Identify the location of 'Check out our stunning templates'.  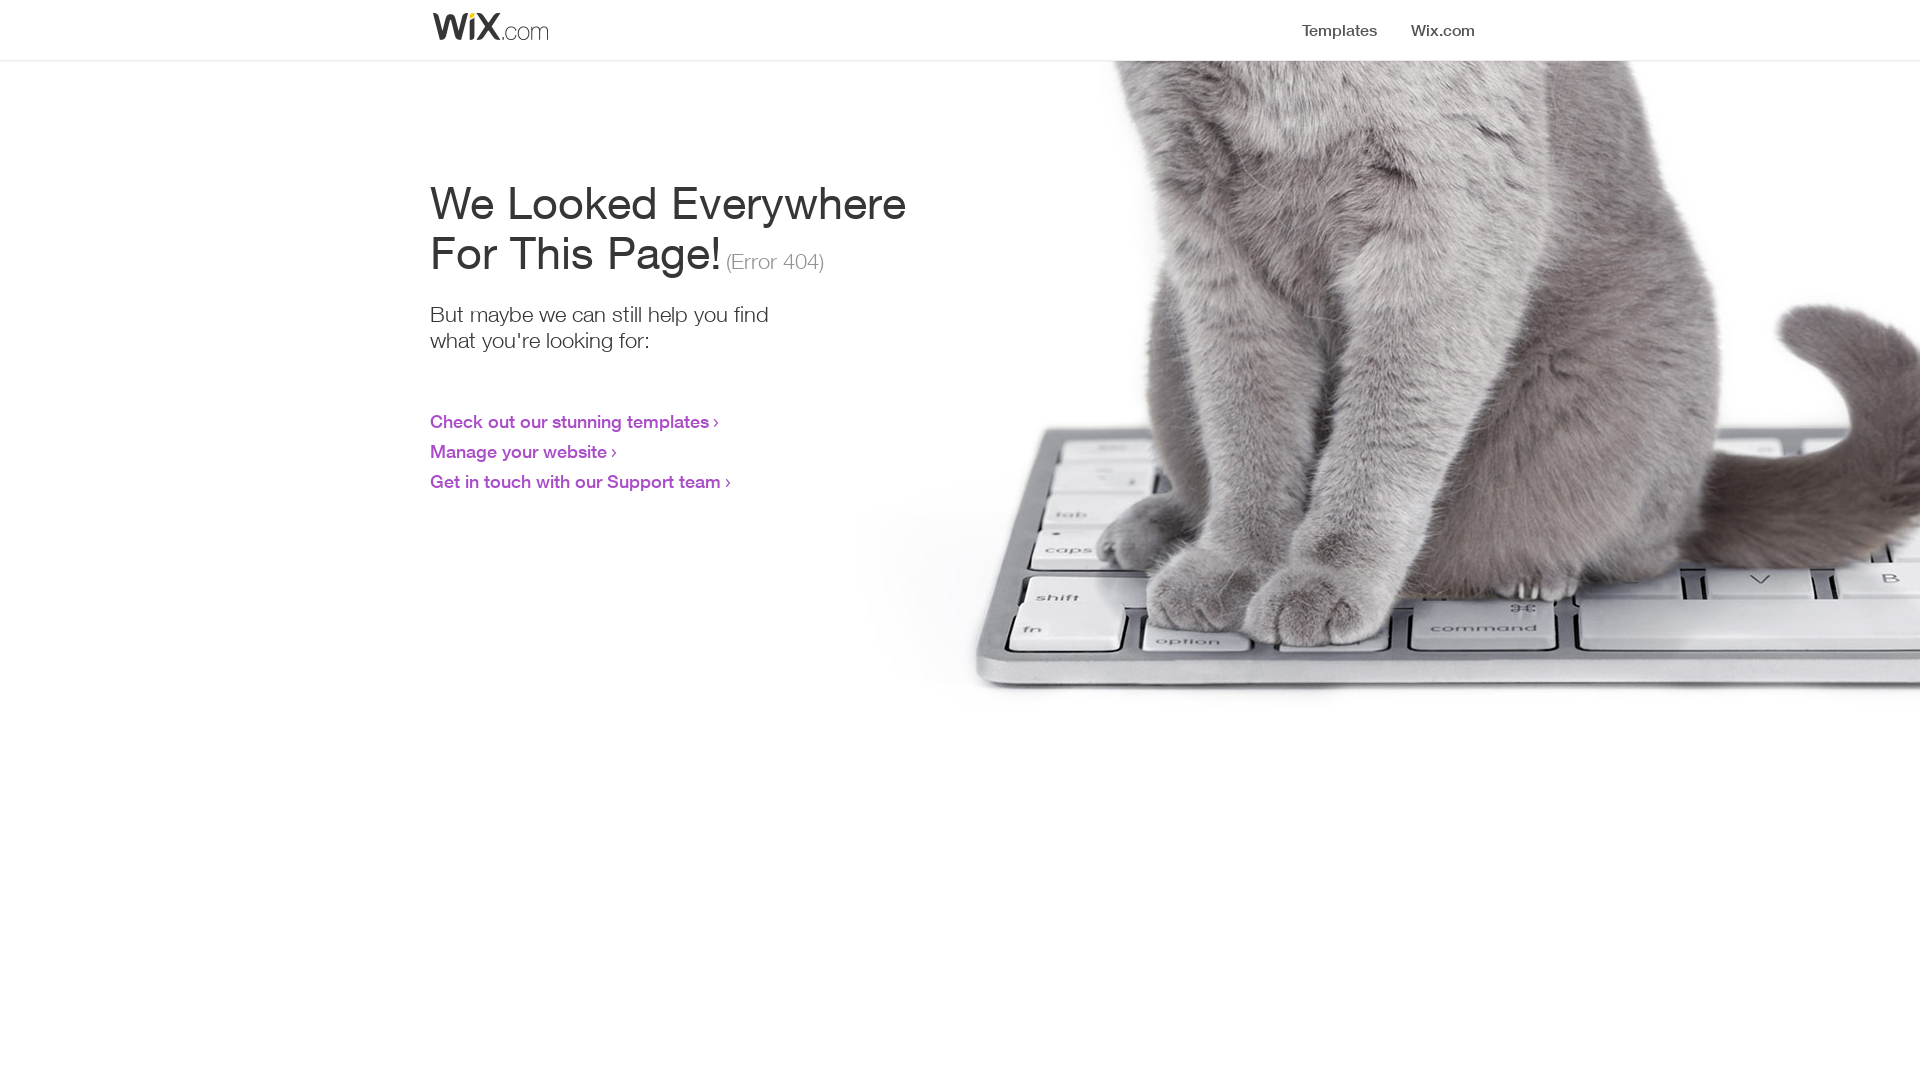
(568, 419).